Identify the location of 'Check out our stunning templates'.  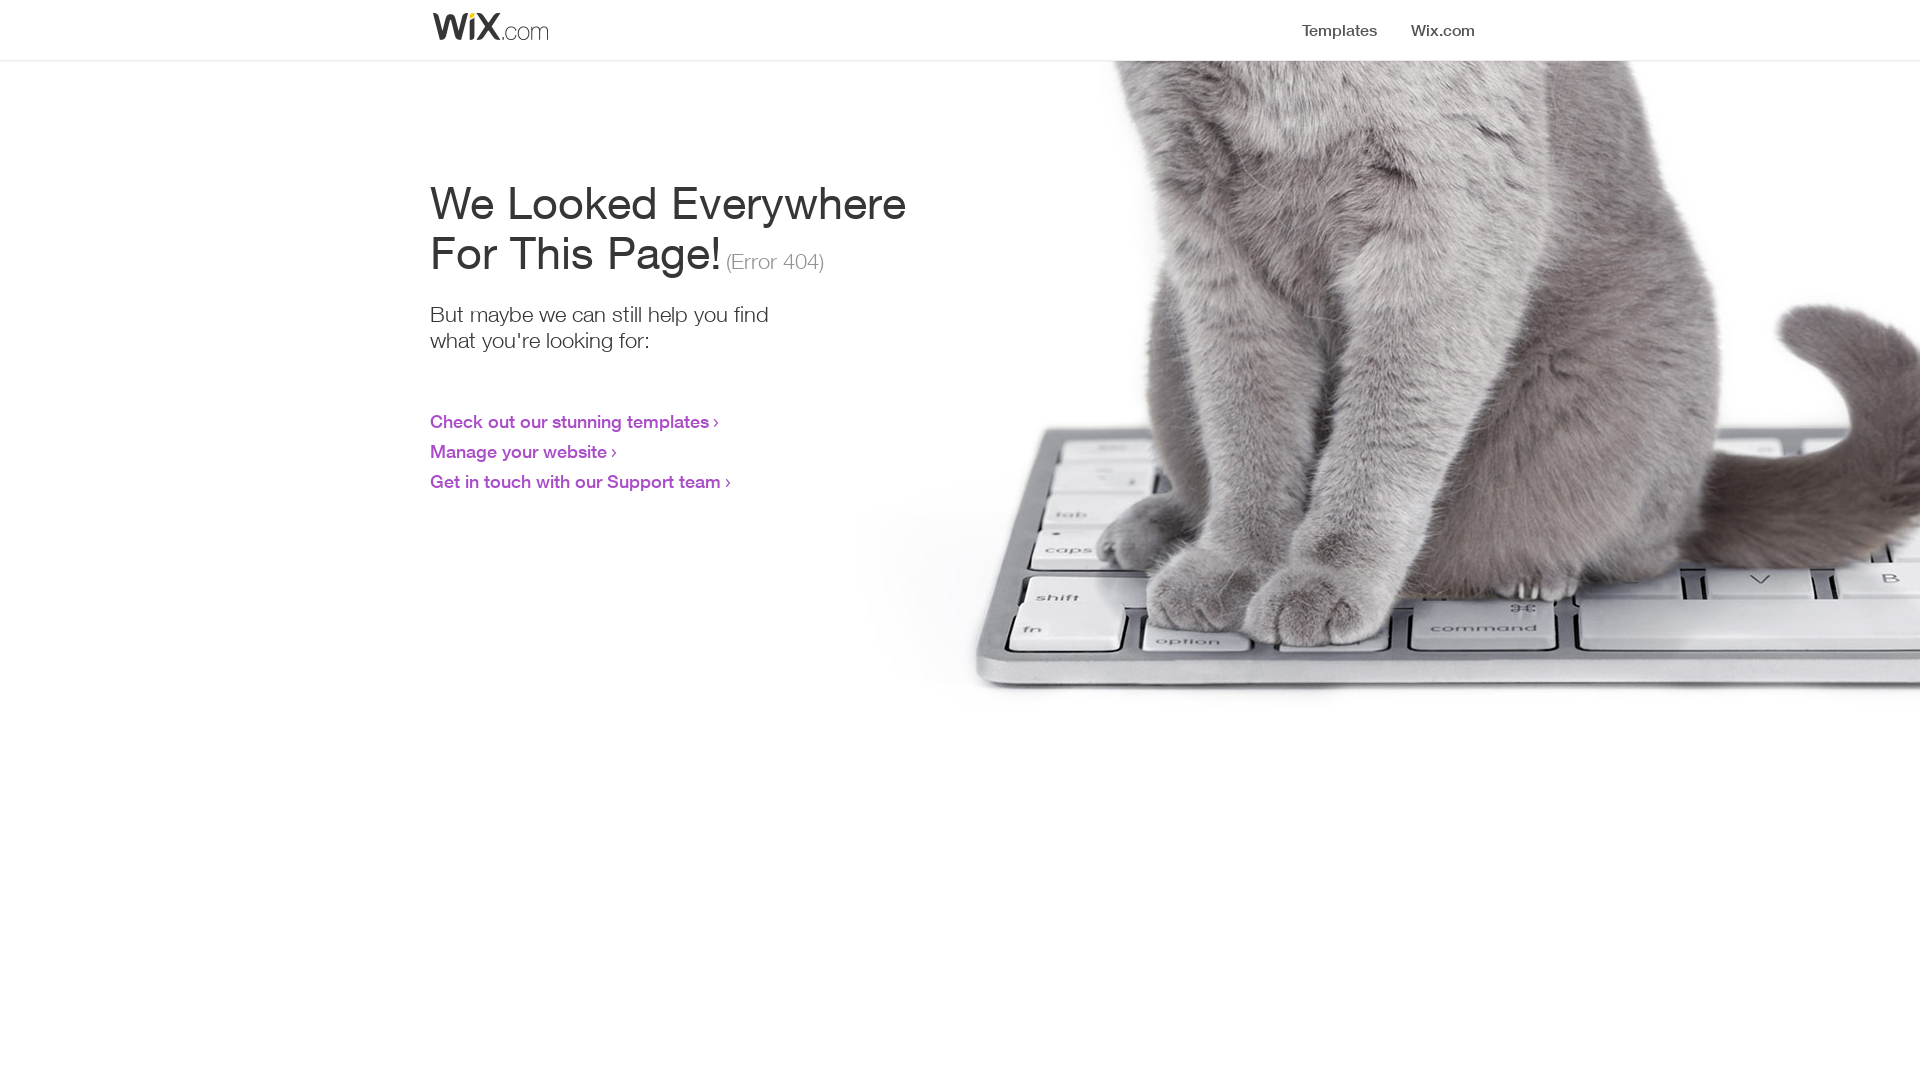
(568, 419).